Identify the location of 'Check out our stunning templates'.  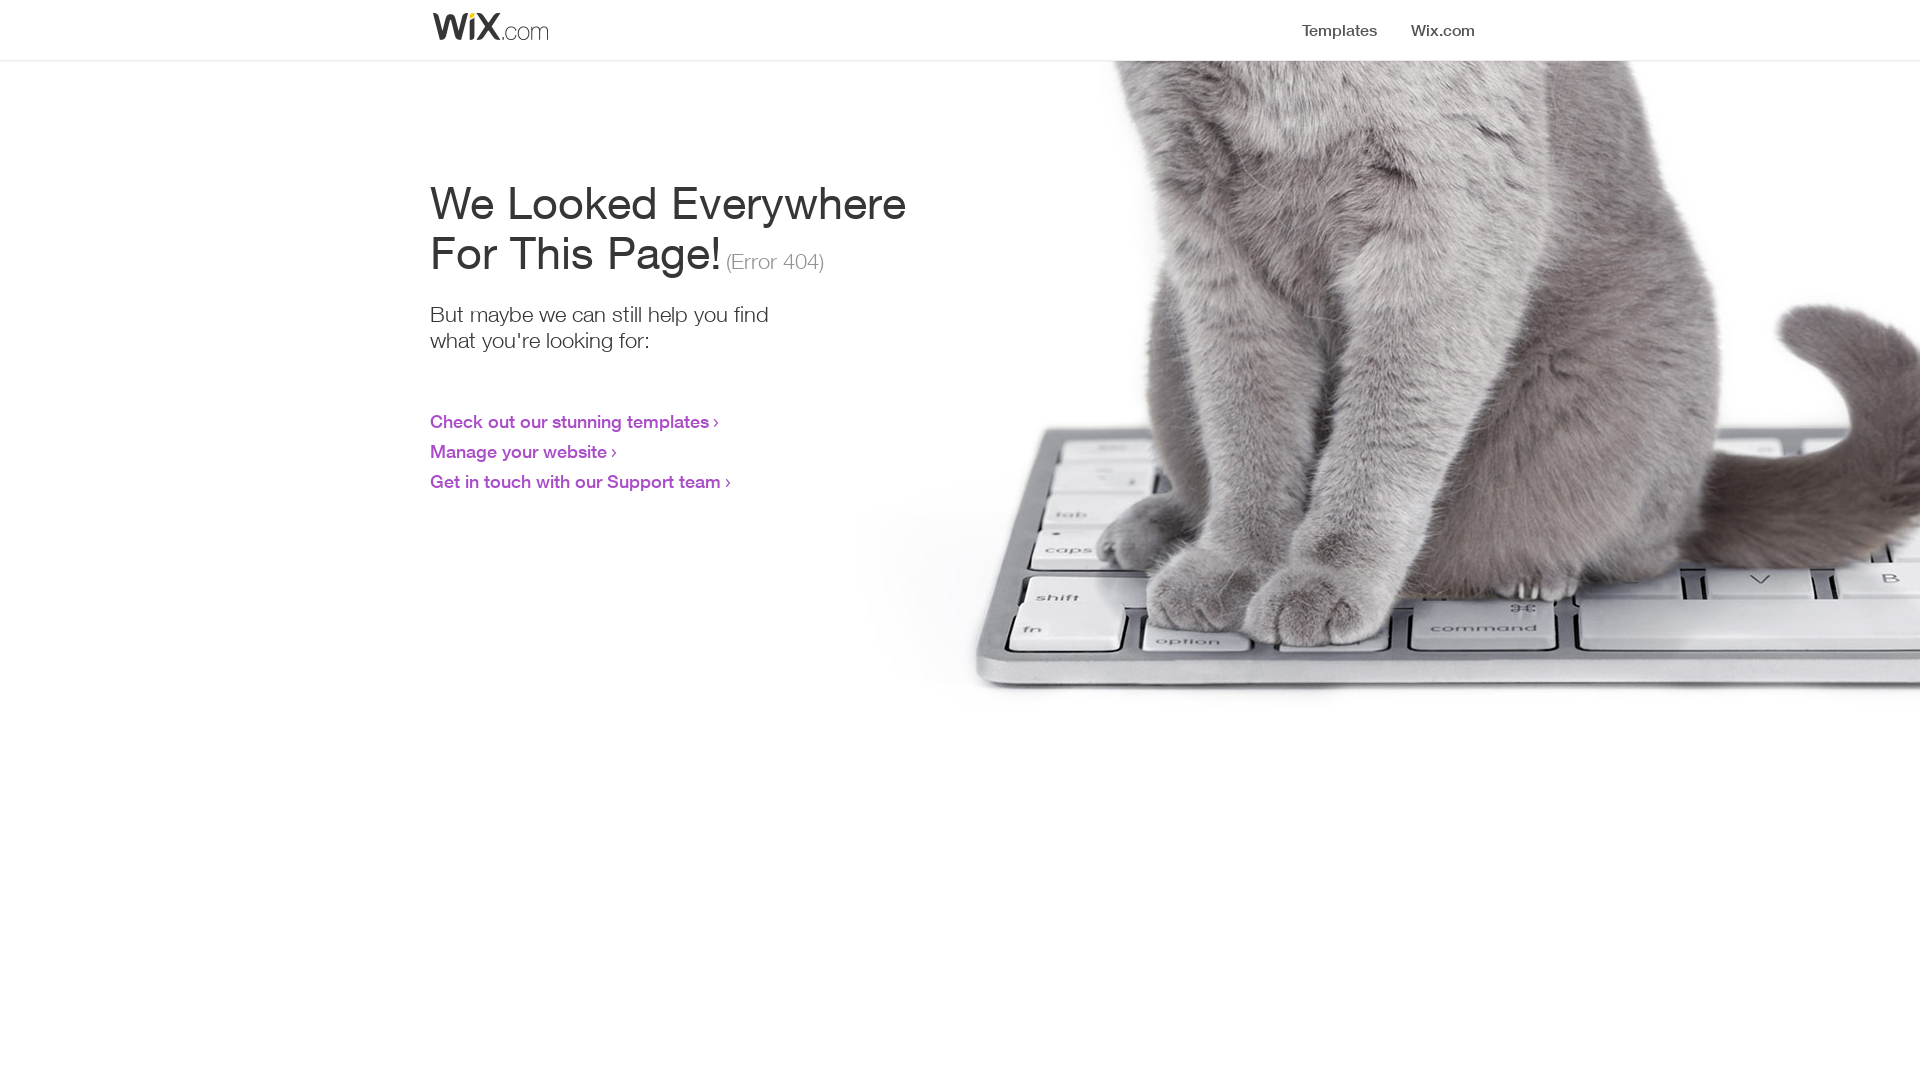
(568, 419).